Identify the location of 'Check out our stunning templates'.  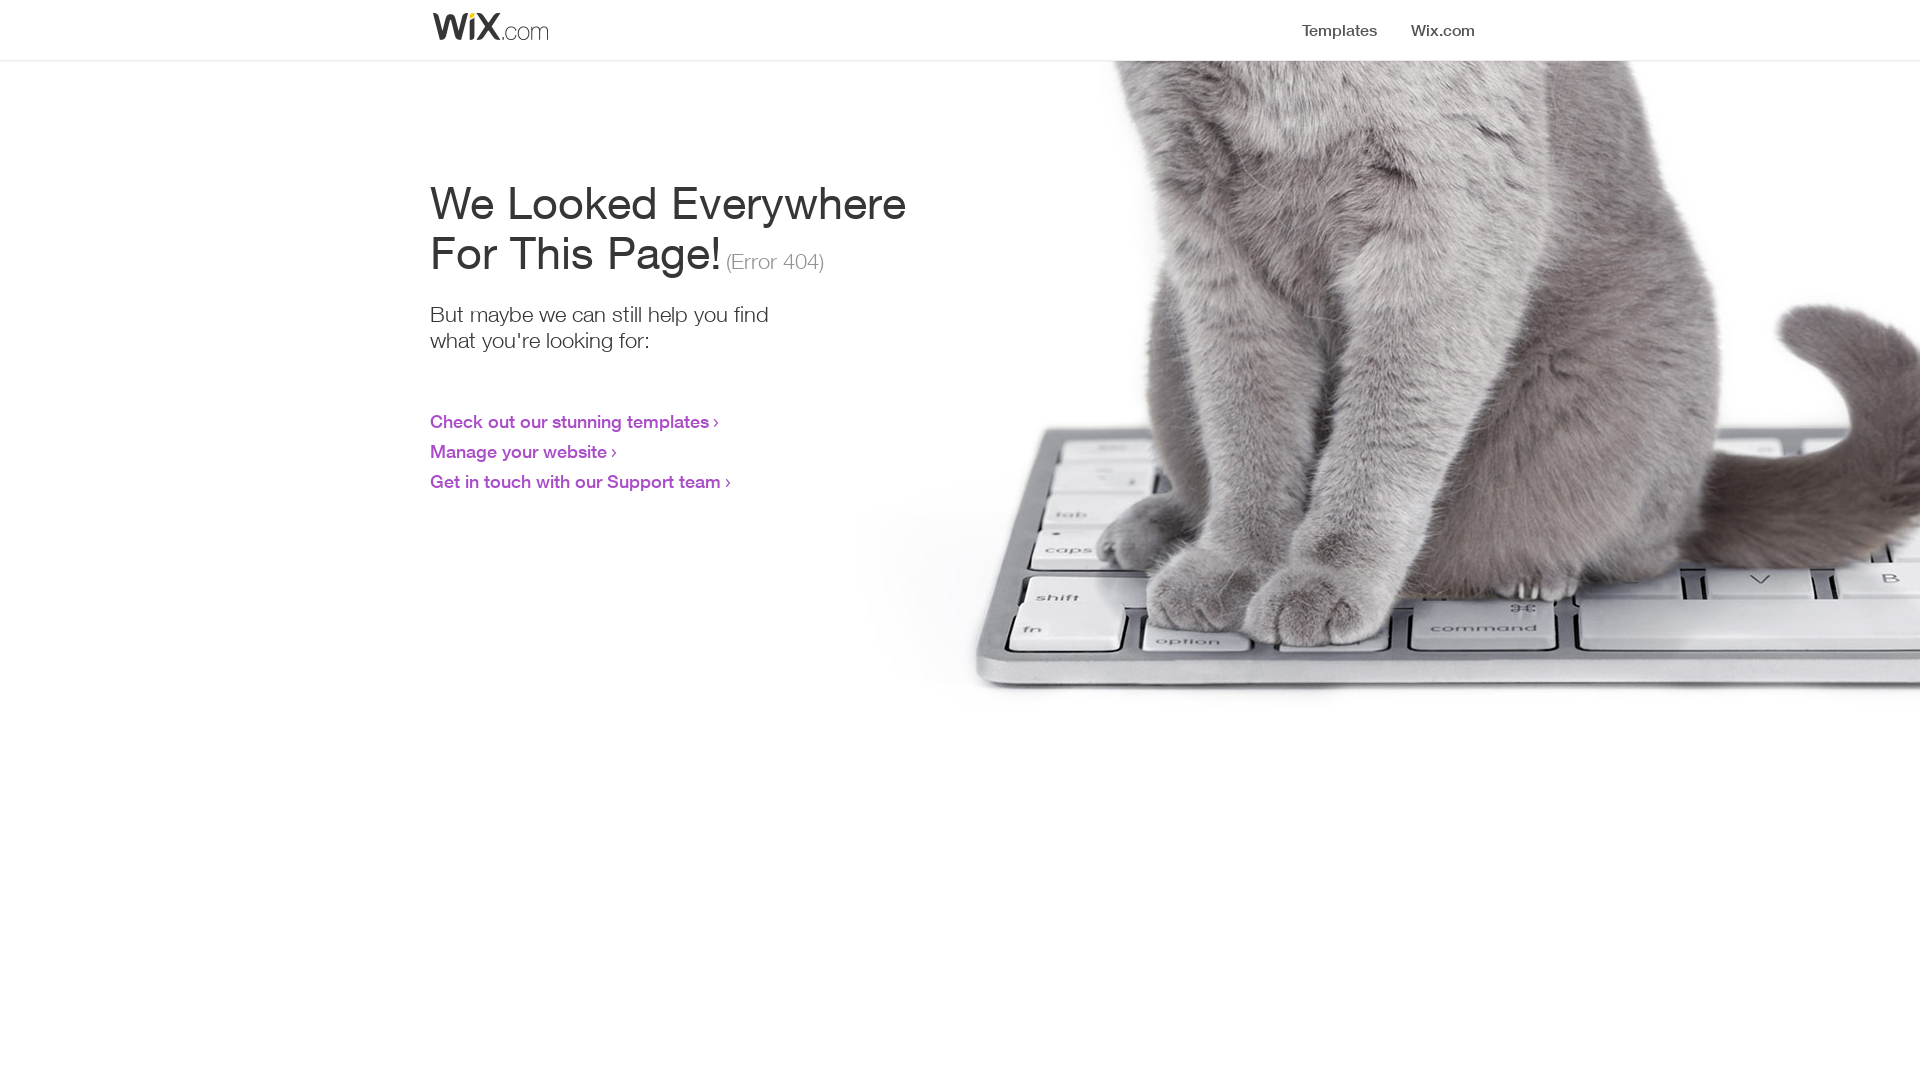
(568, 419).